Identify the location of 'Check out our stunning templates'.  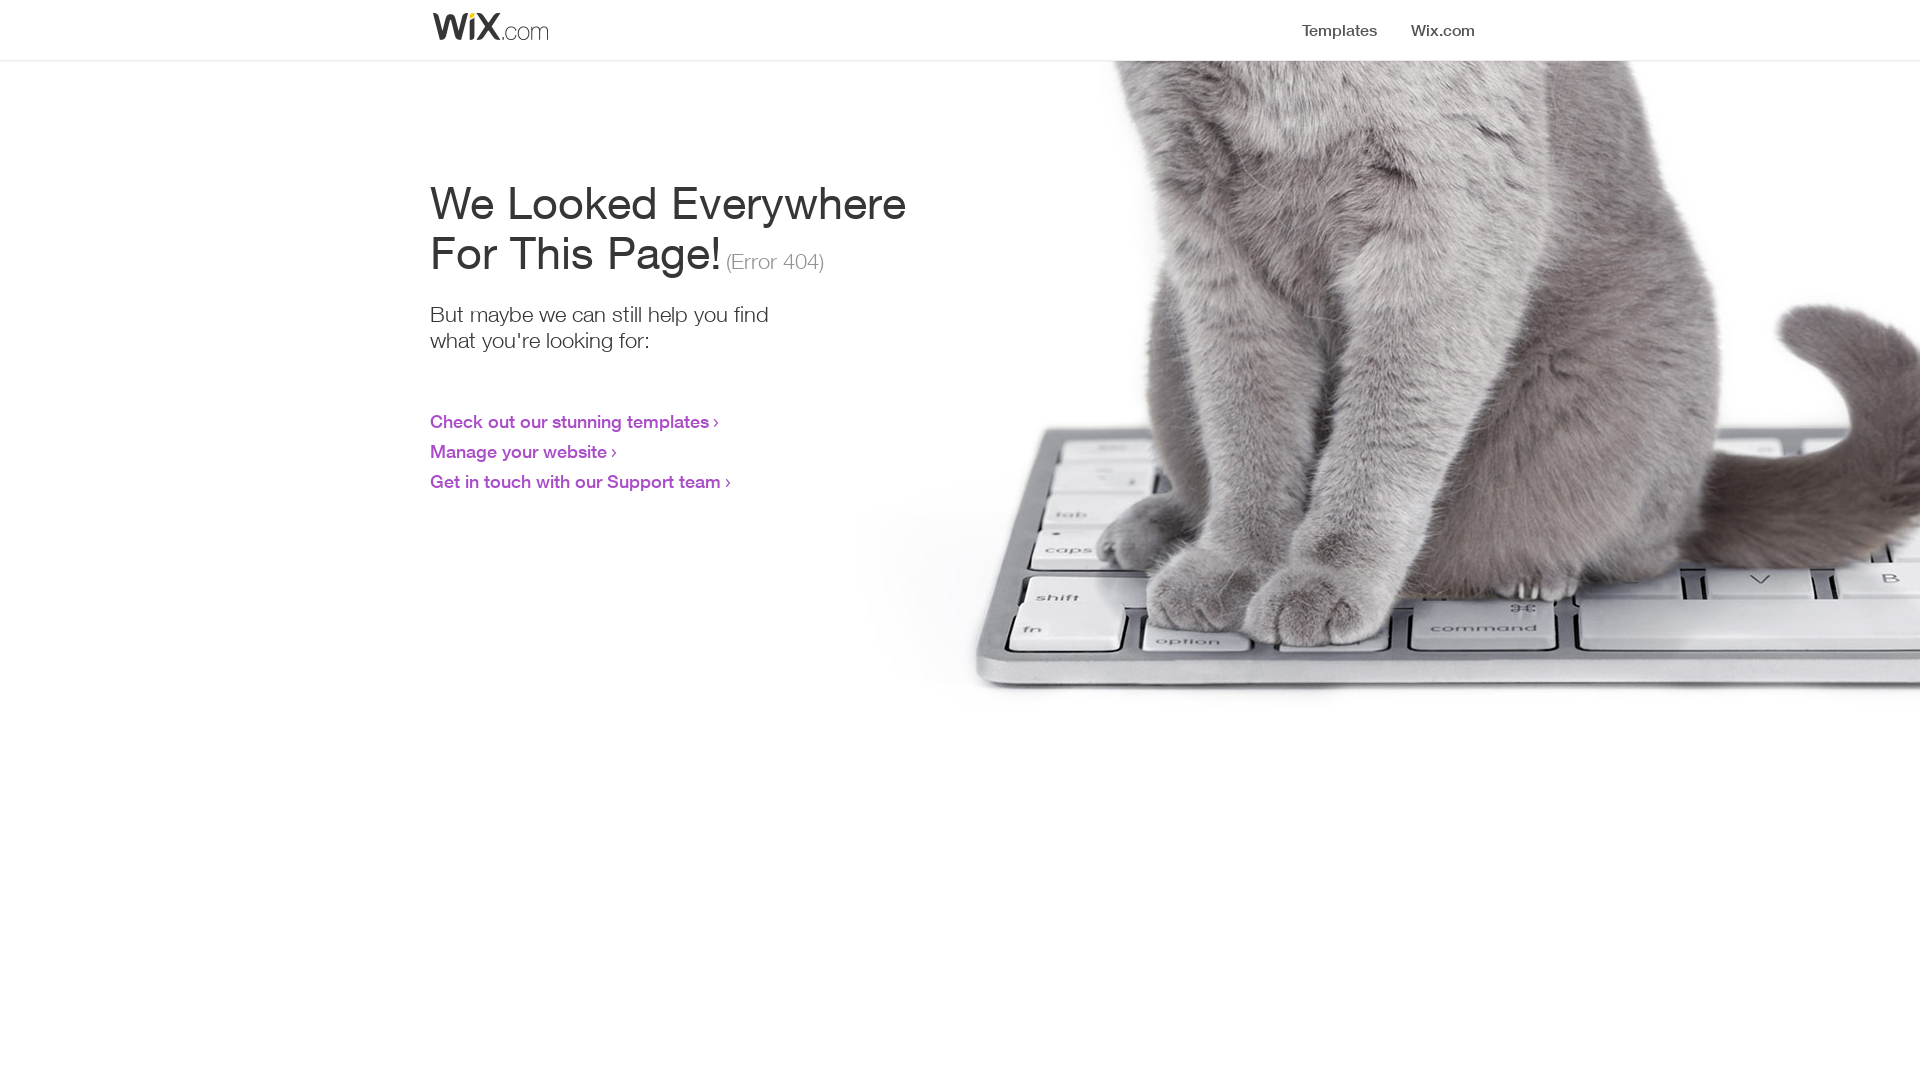
(568, 419).